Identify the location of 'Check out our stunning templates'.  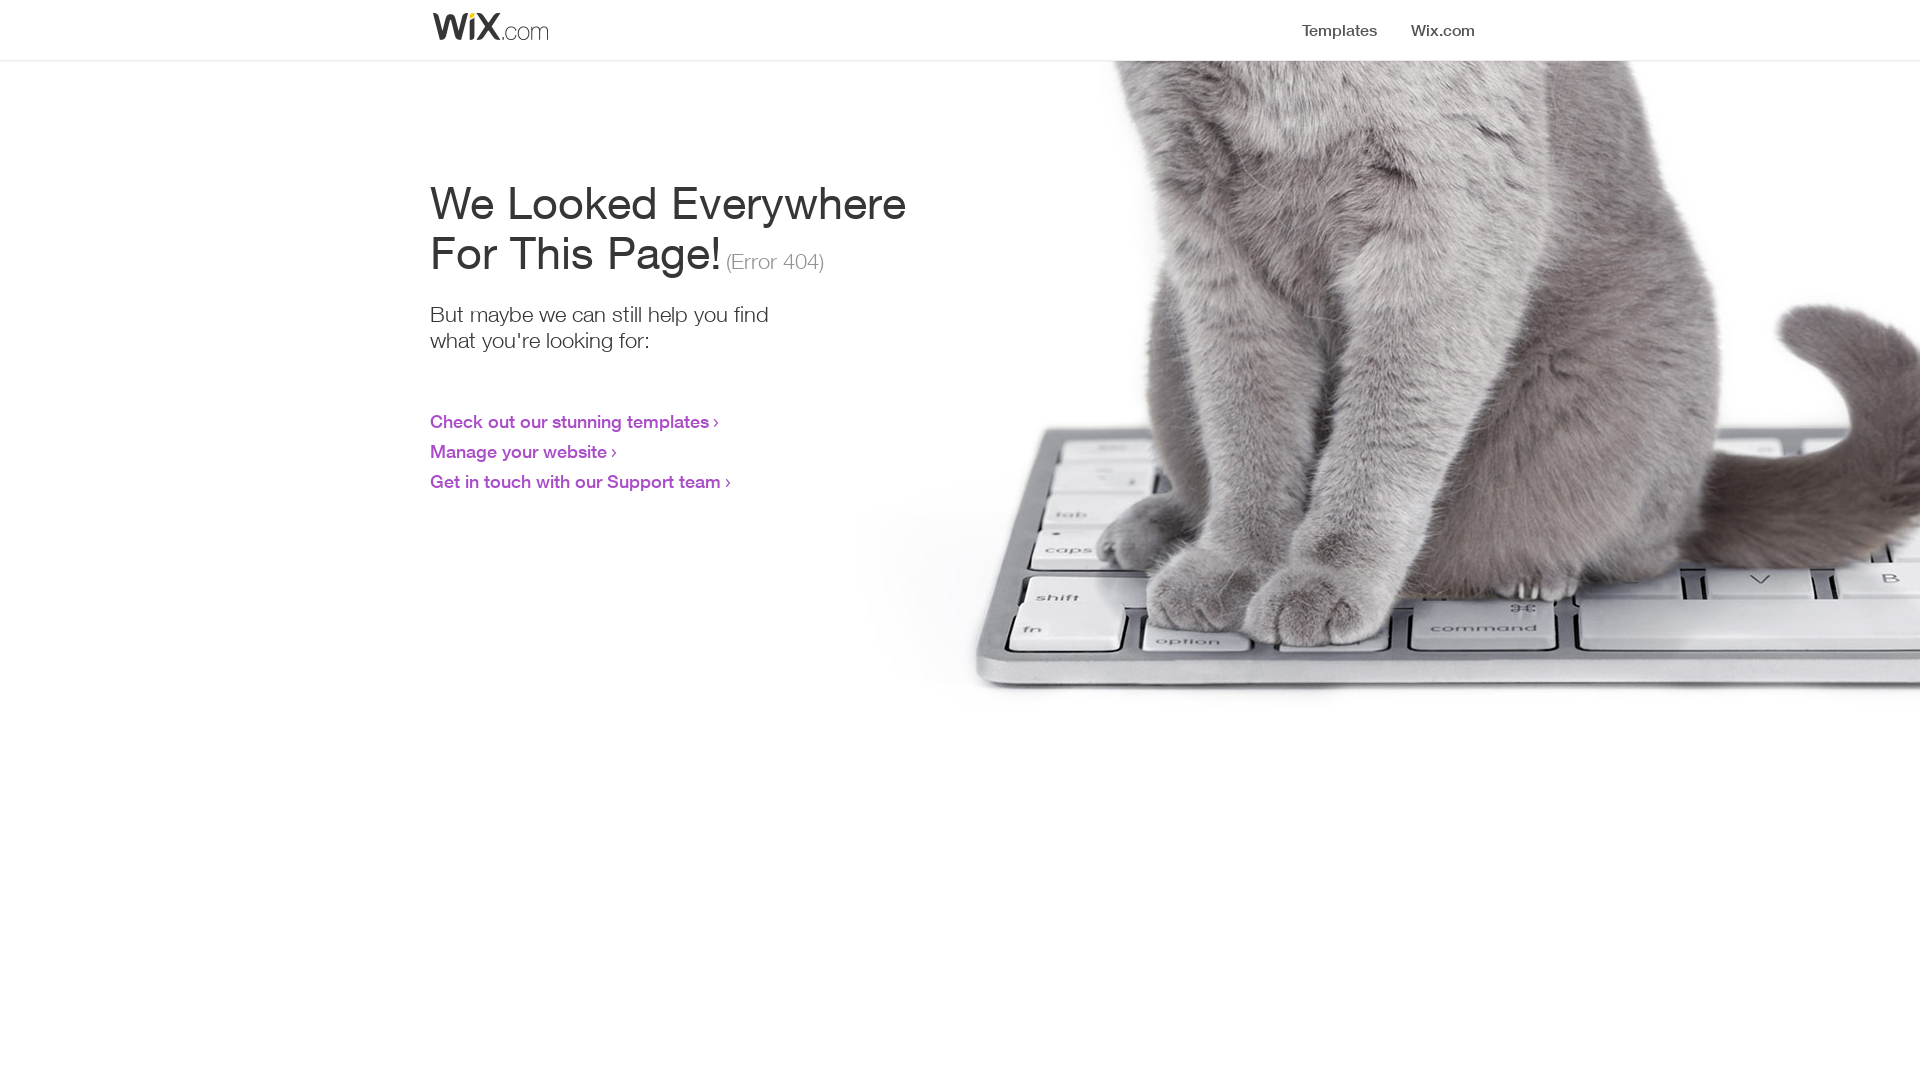
(568, 419).